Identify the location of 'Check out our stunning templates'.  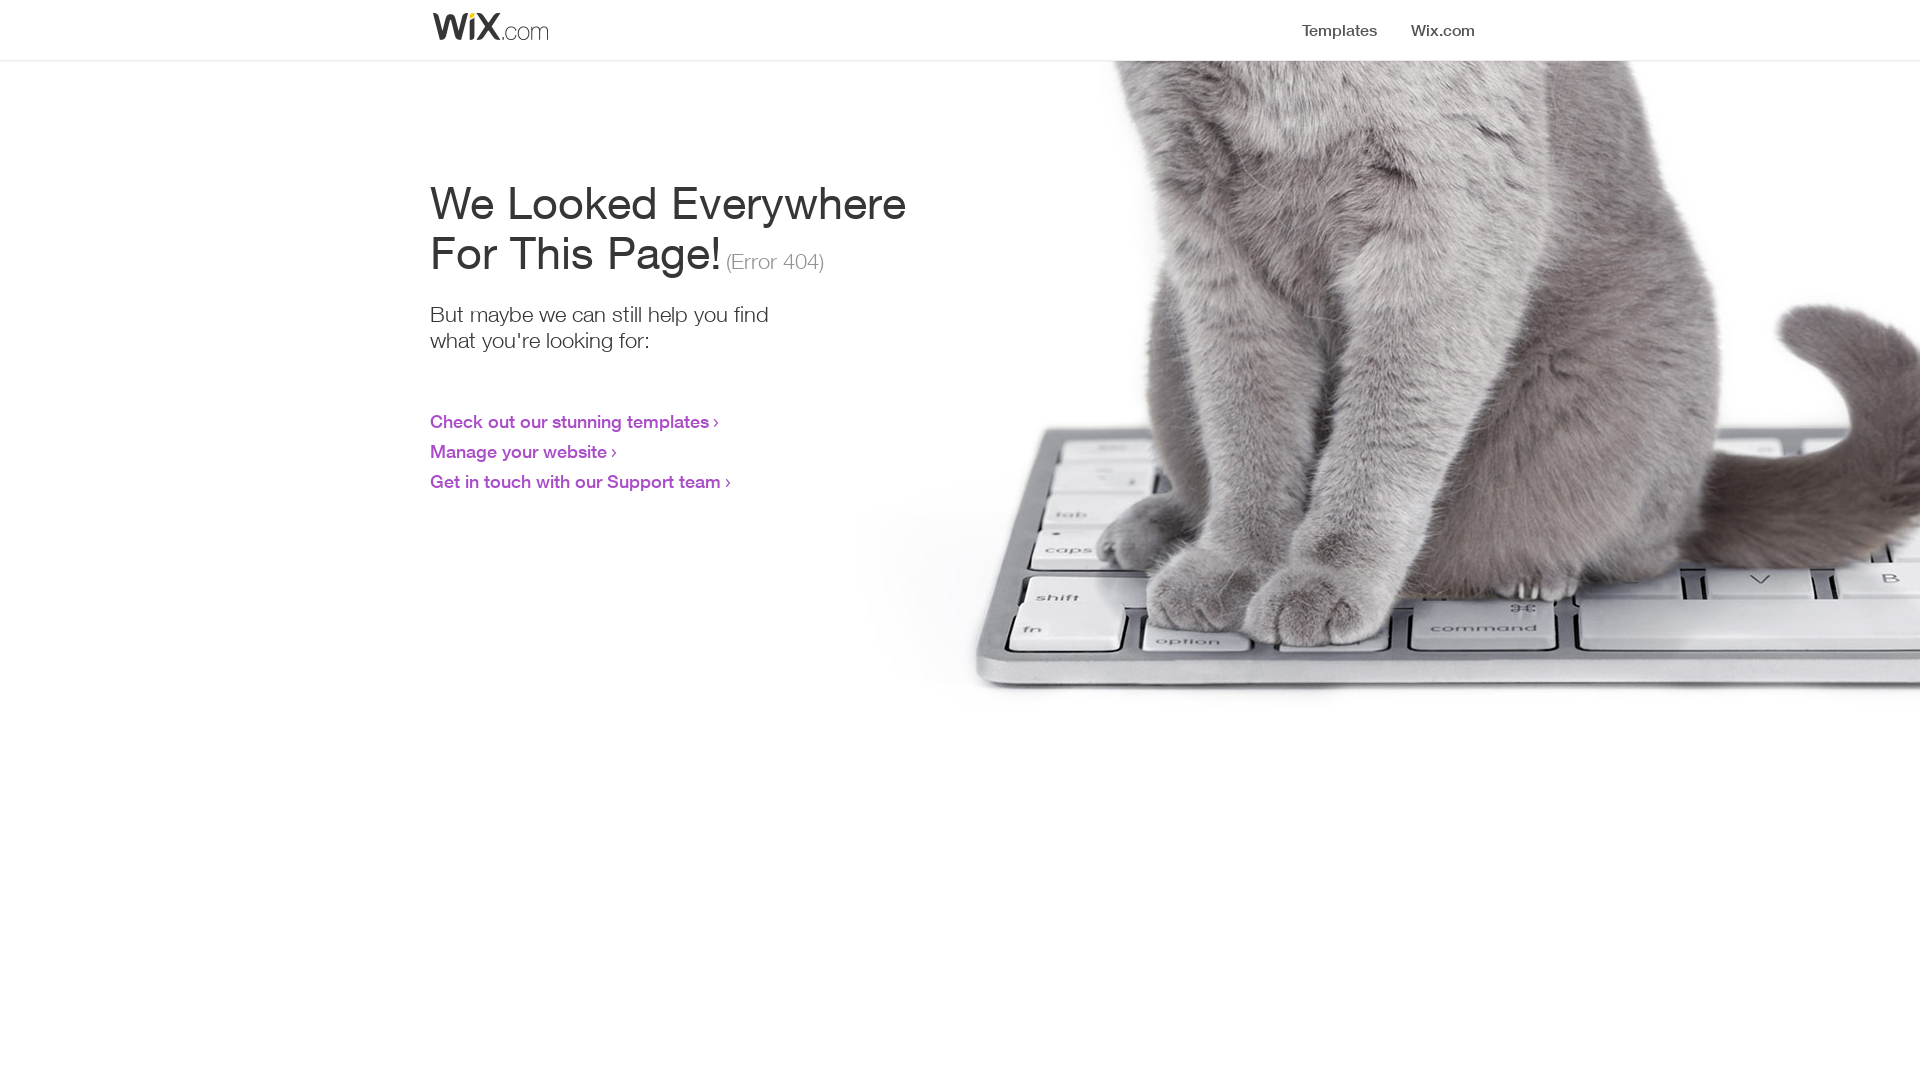
(568, 419).